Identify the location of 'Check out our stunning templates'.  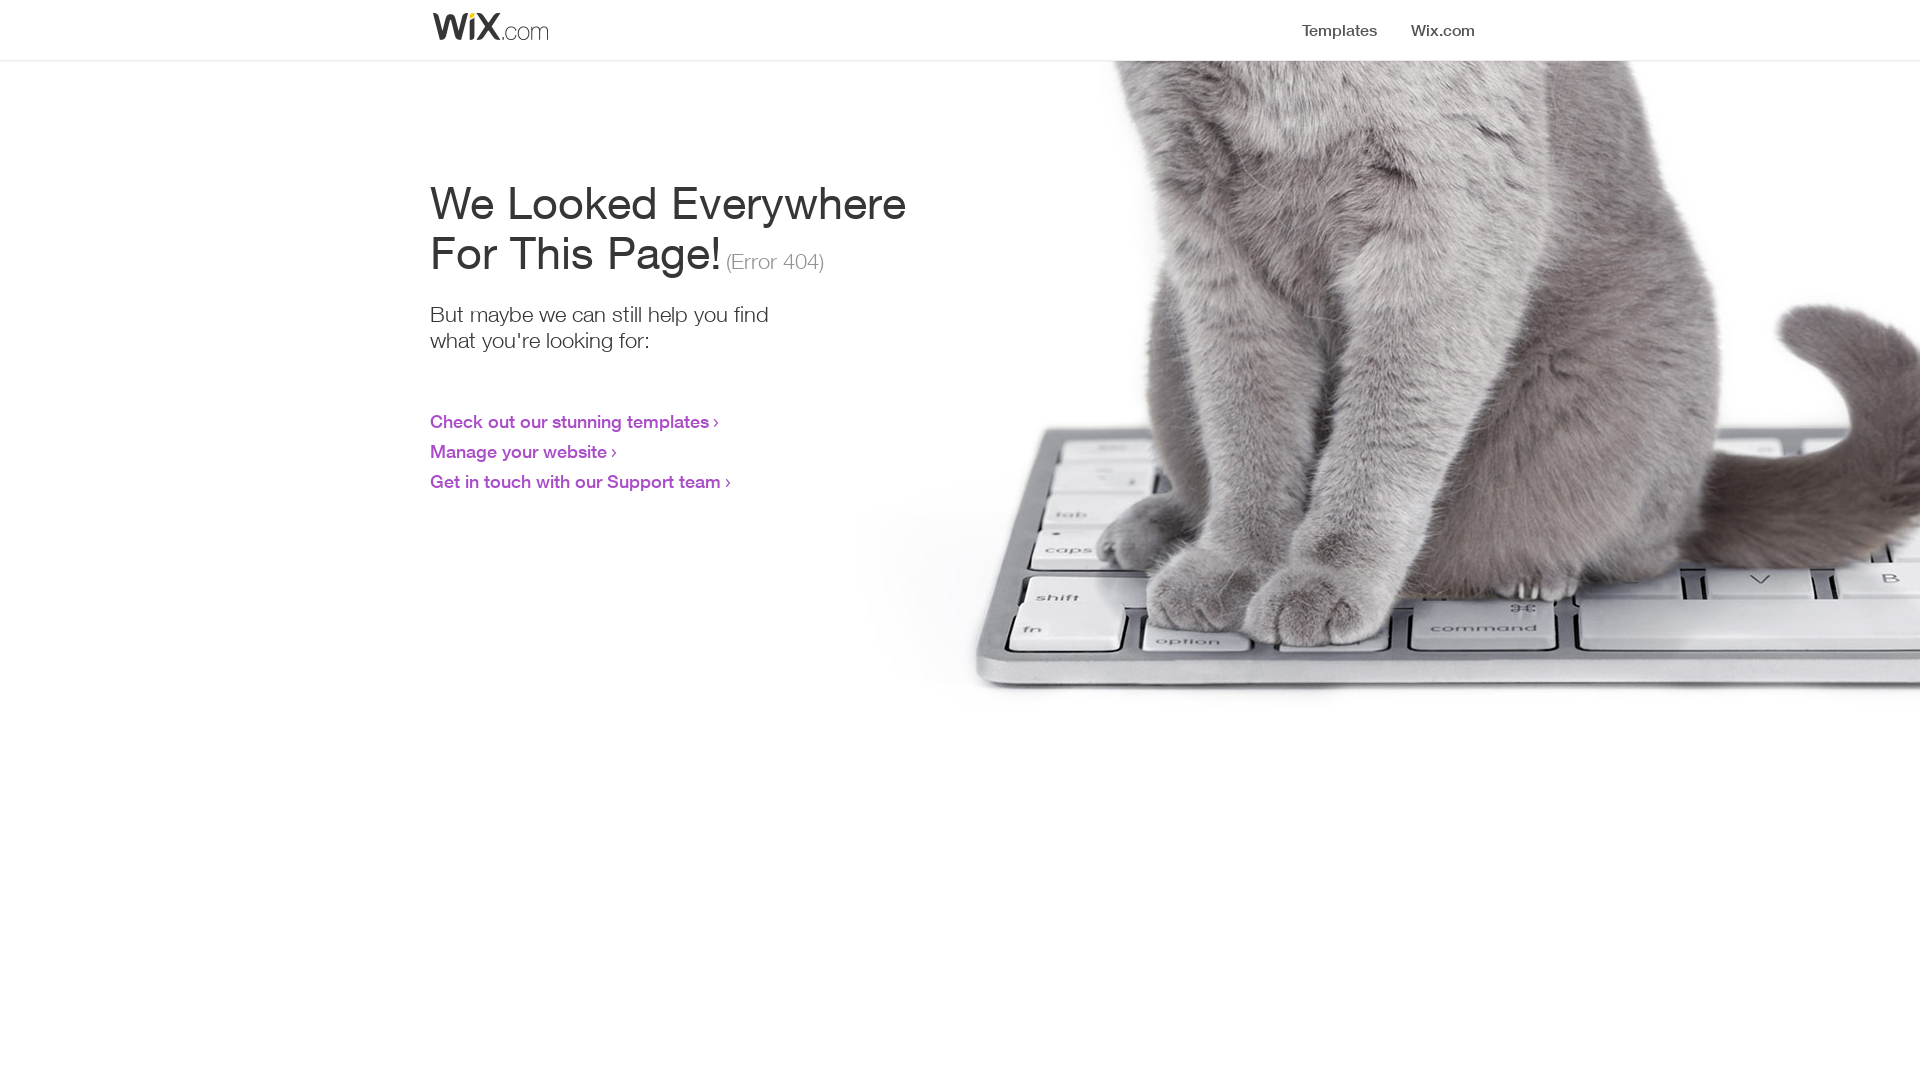
(568, 419).